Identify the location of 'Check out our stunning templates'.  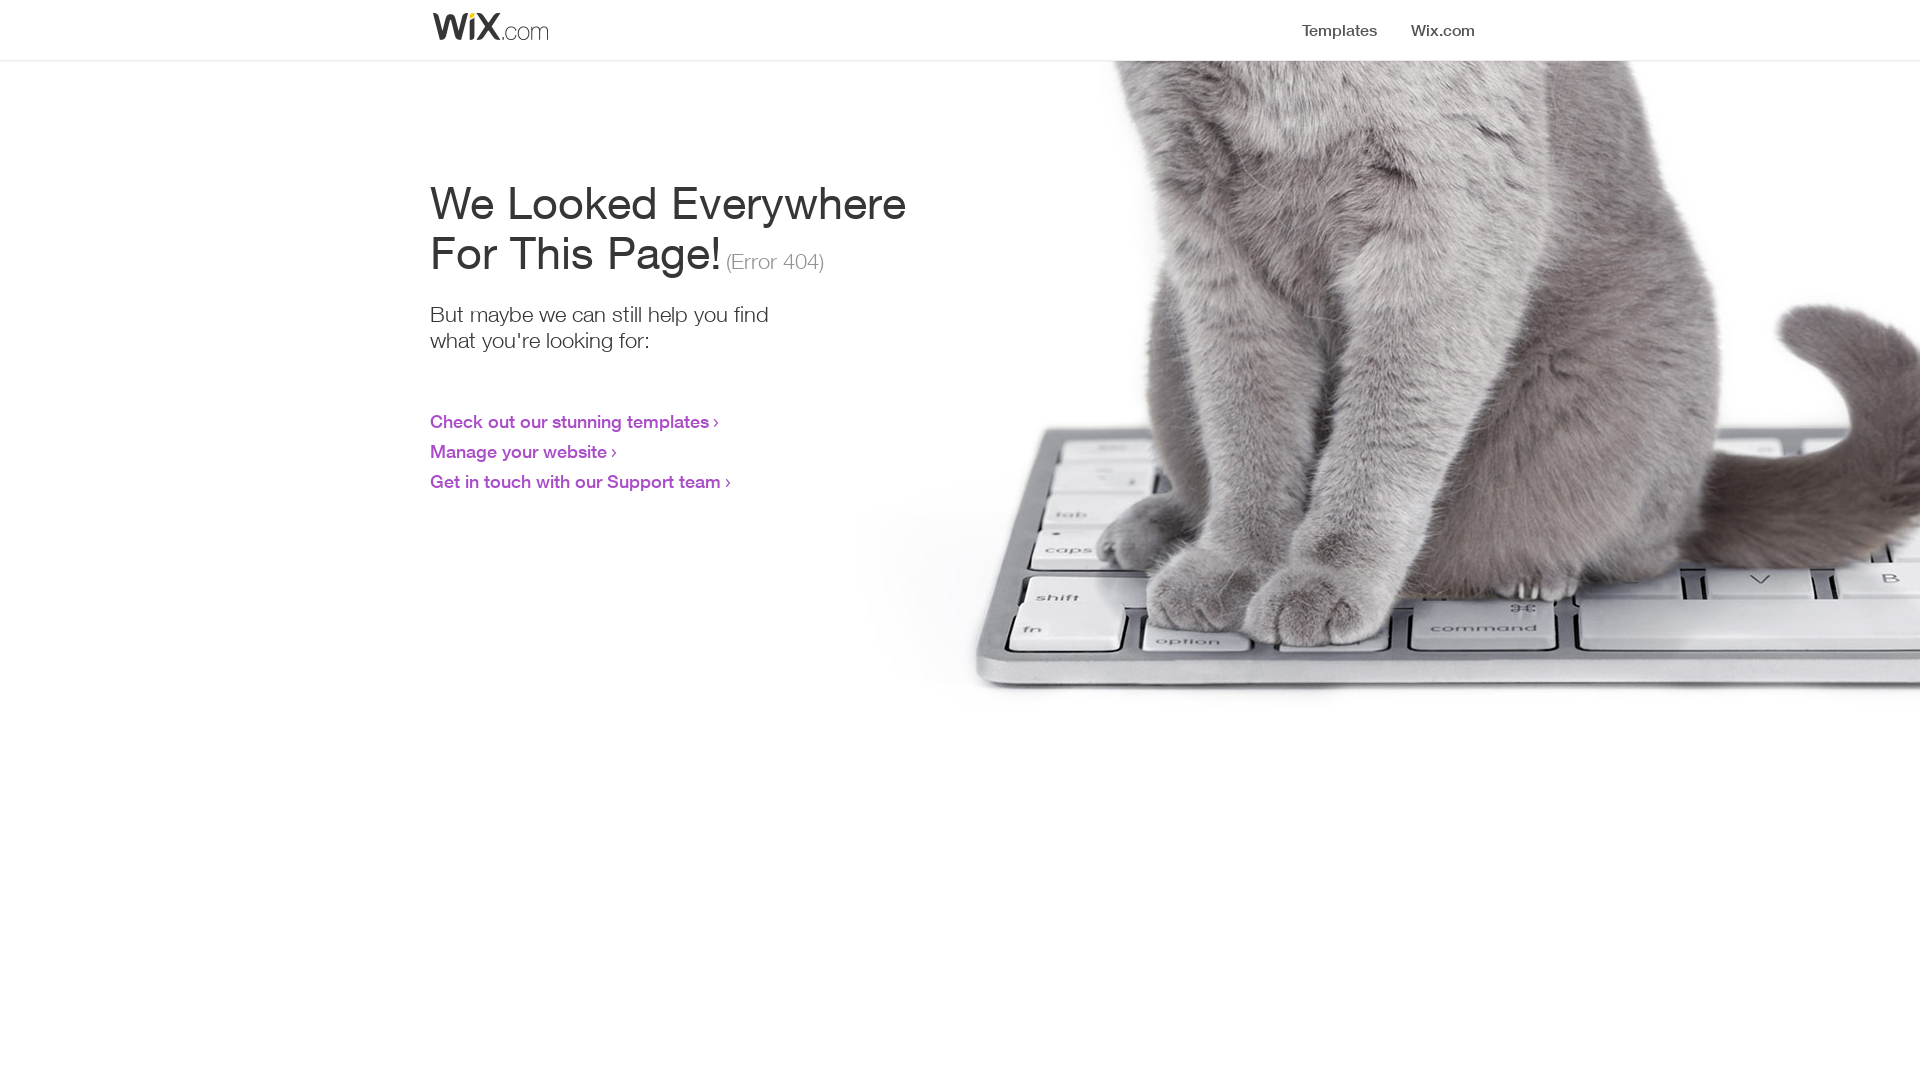
(568, 419).